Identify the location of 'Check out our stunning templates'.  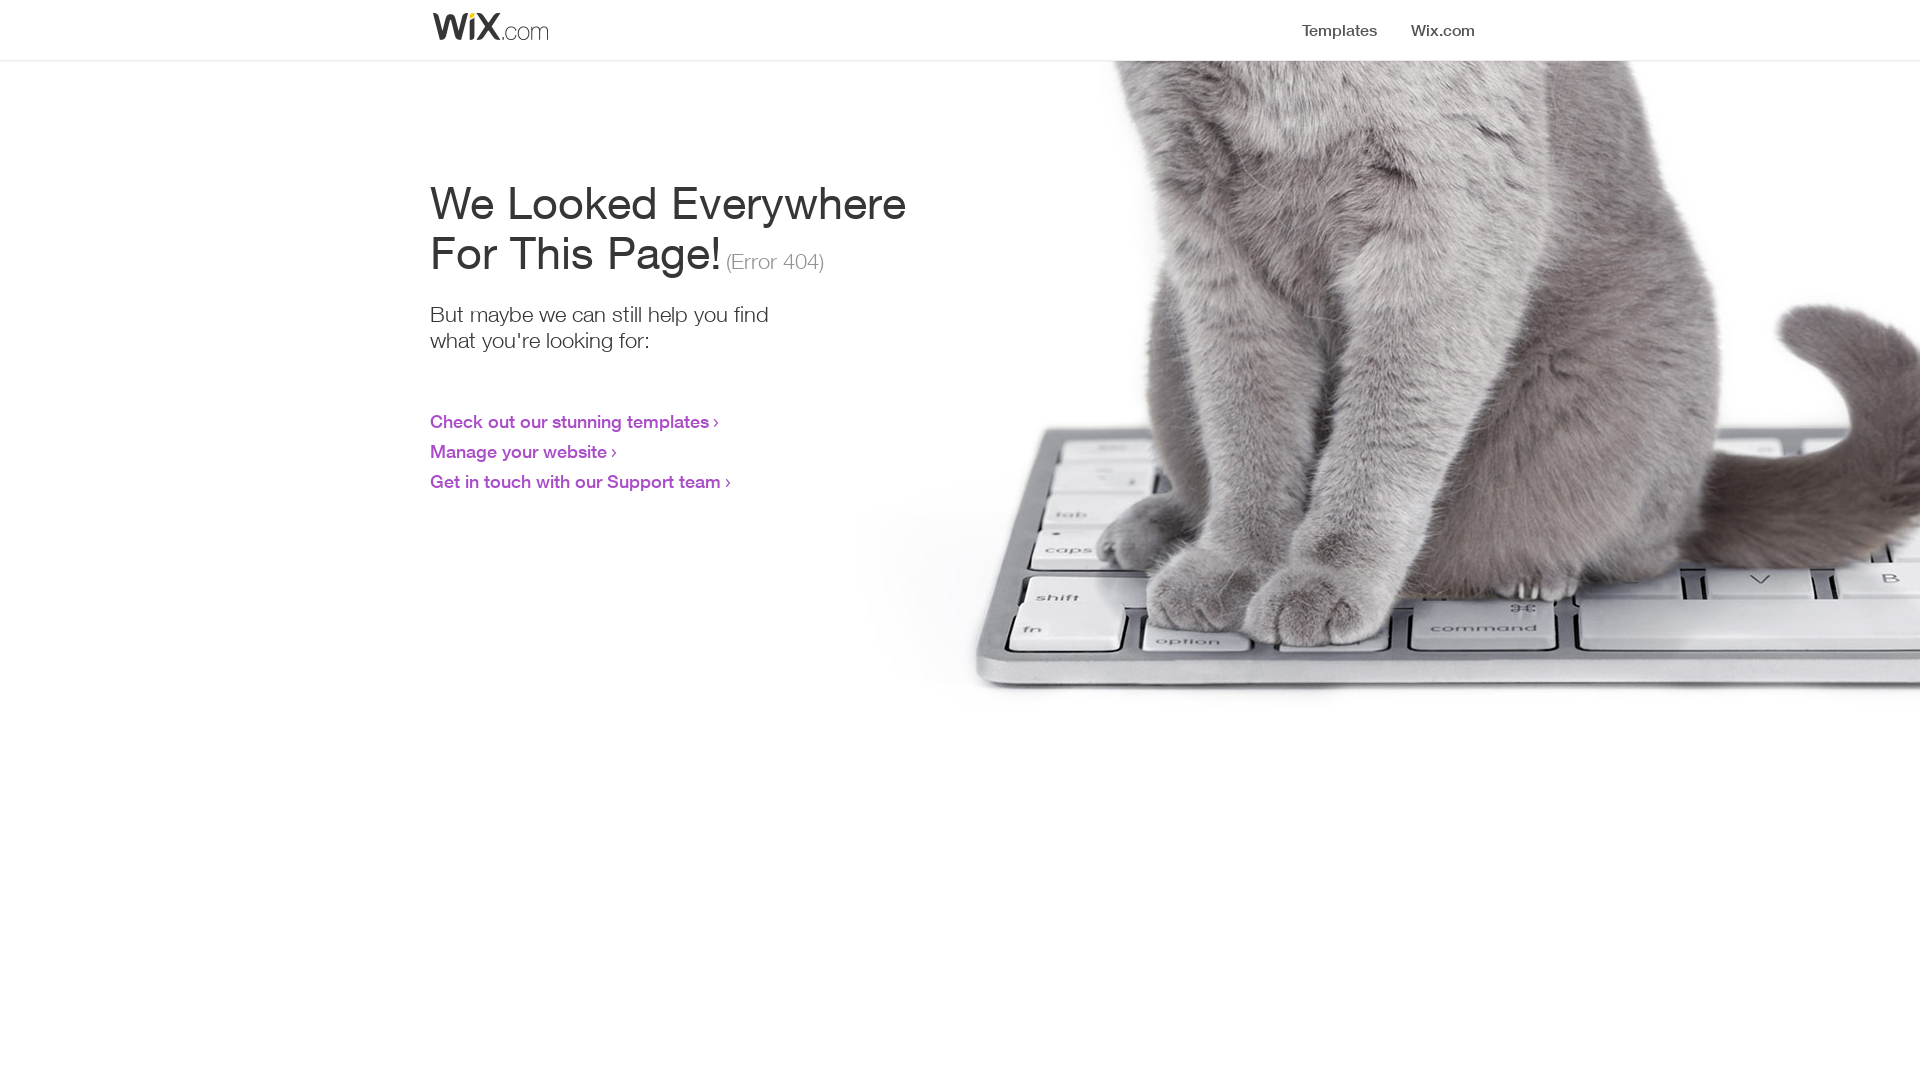
(568, 419).